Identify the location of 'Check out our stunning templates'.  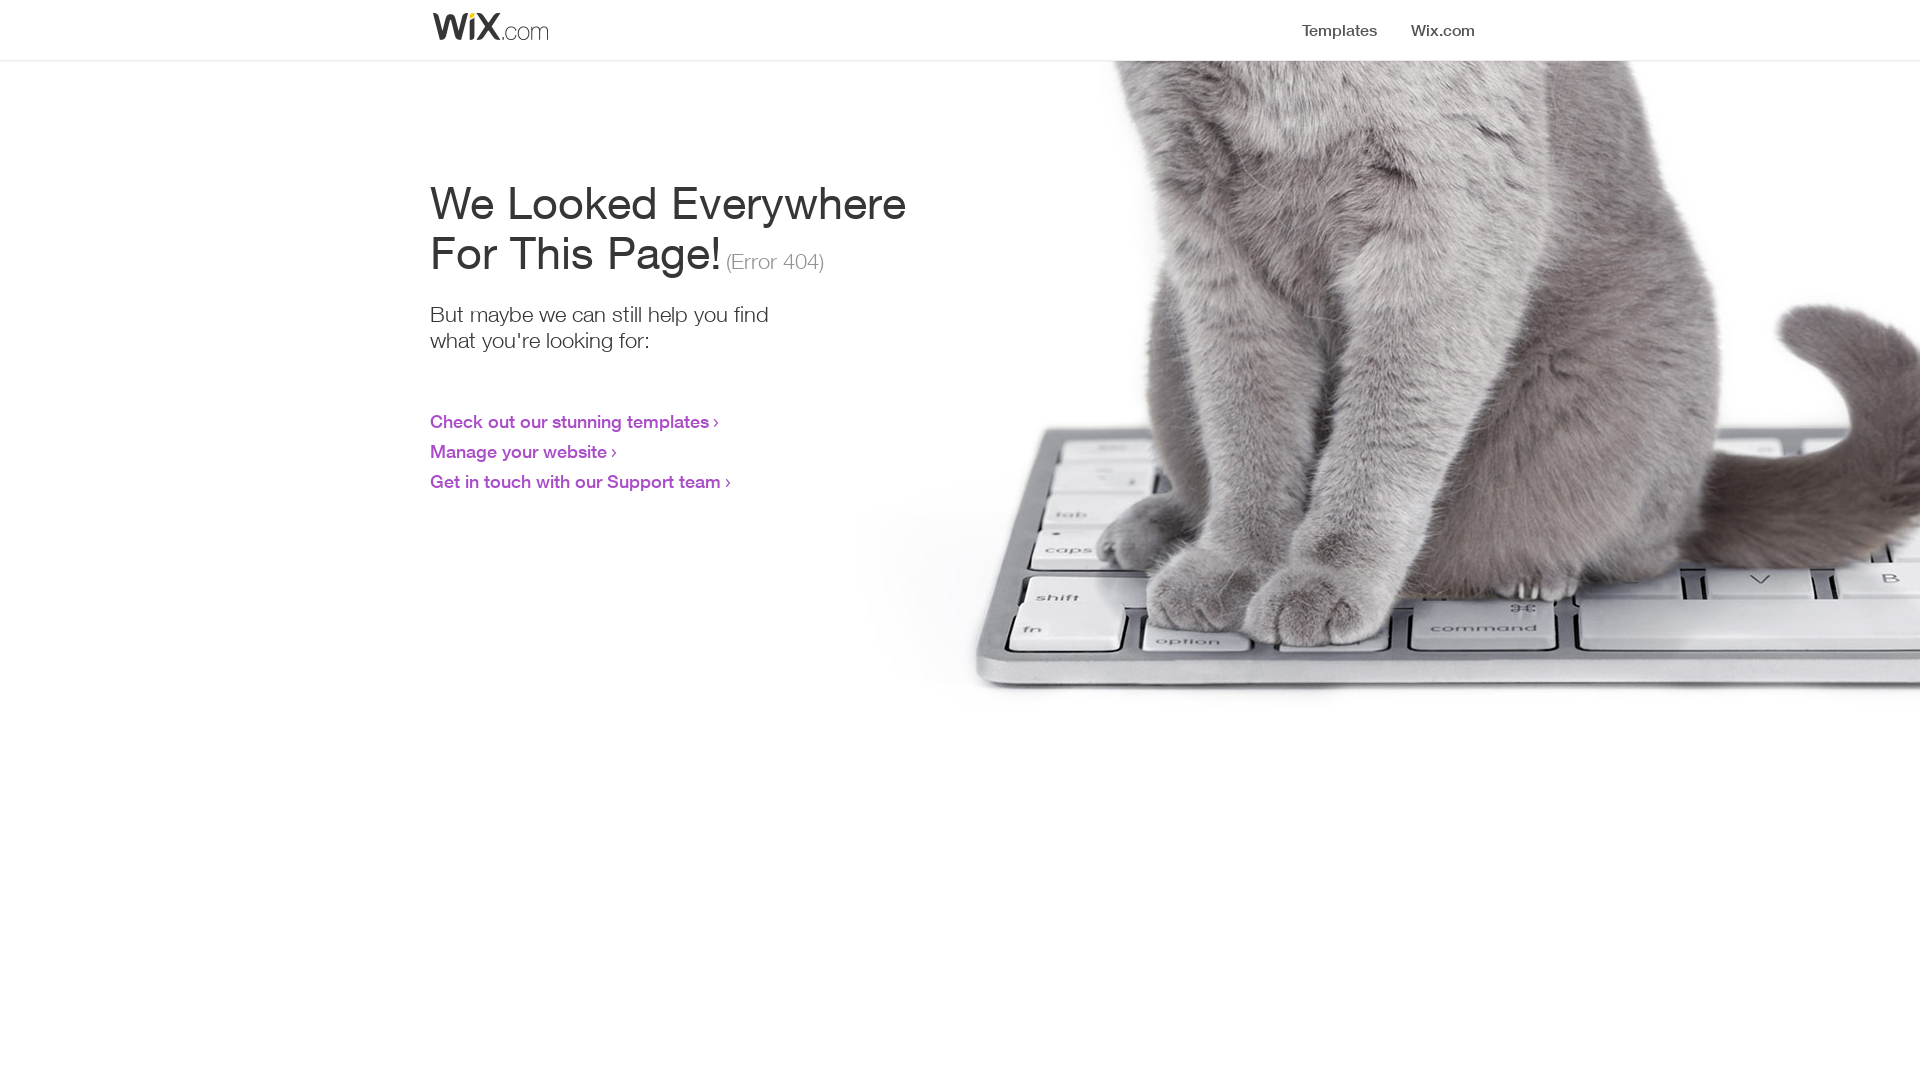
(568, 419).